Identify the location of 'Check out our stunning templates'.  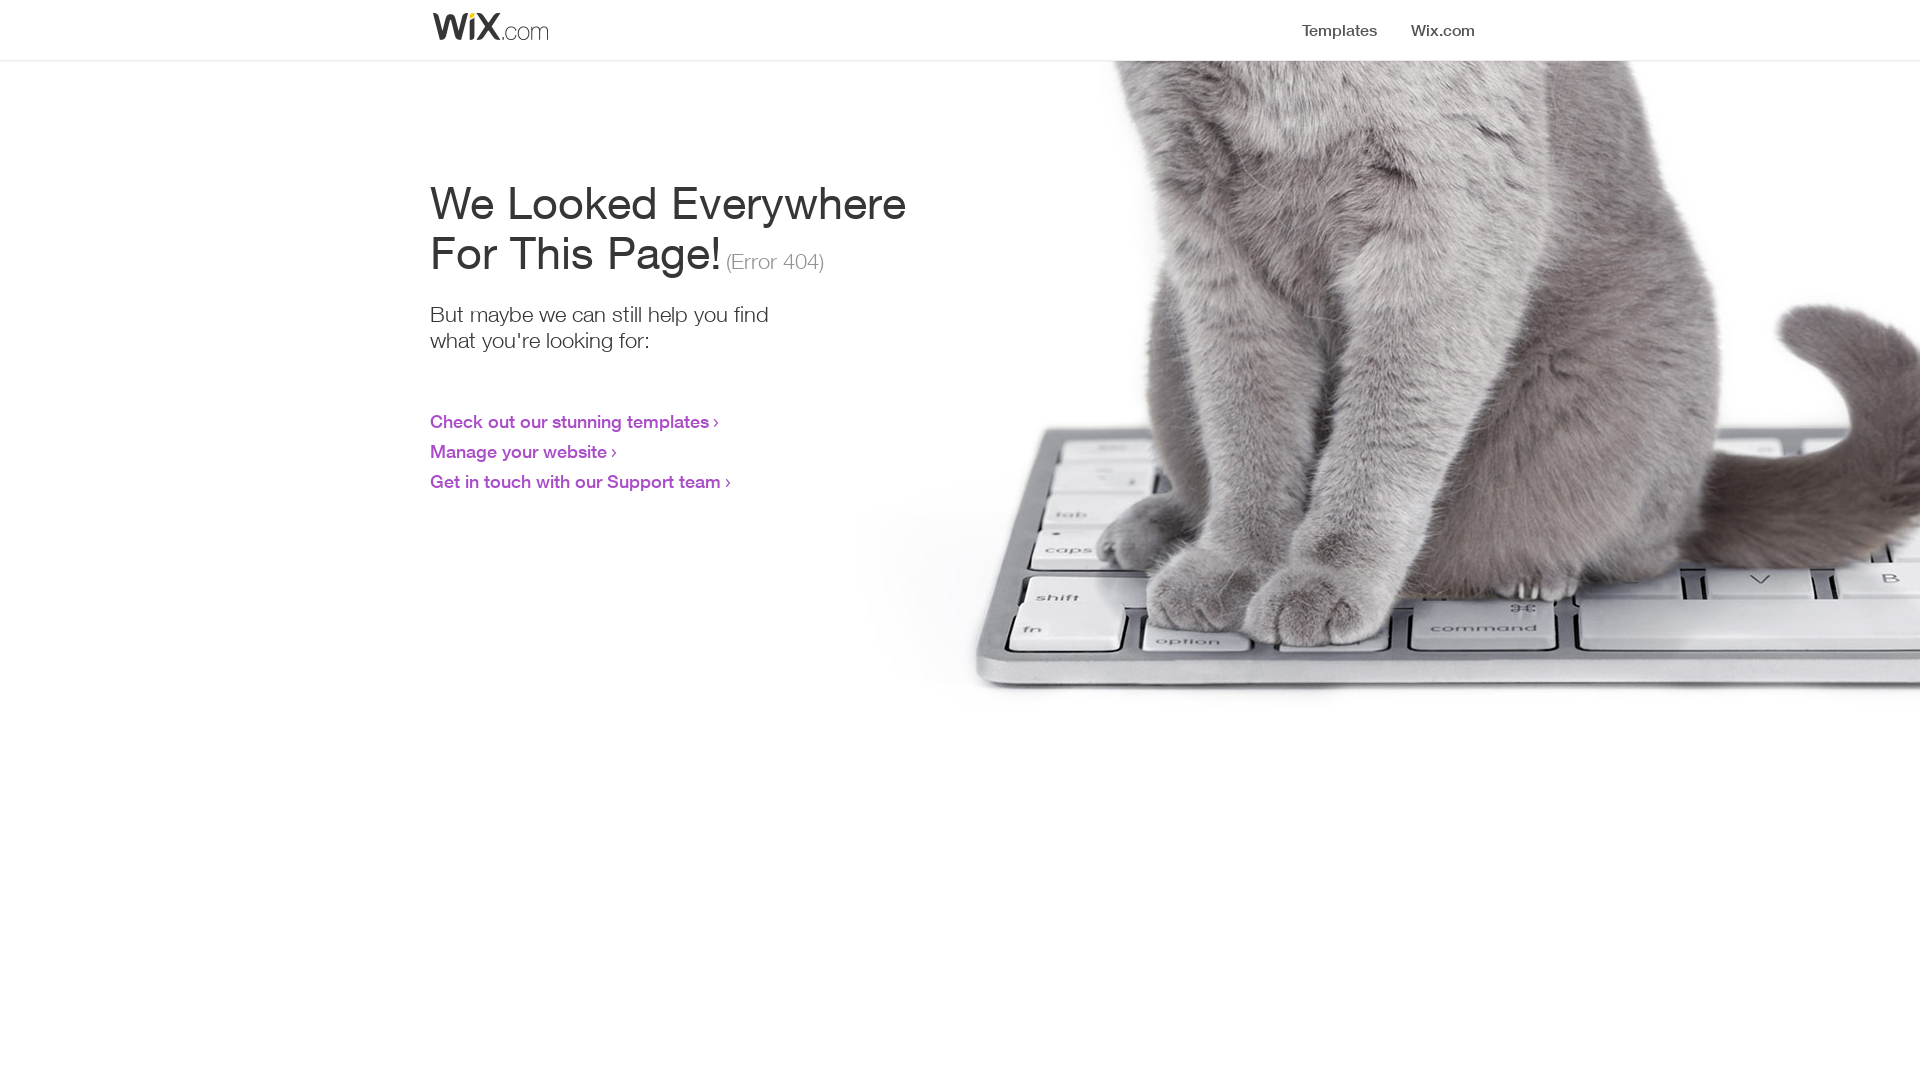
(568, 419).